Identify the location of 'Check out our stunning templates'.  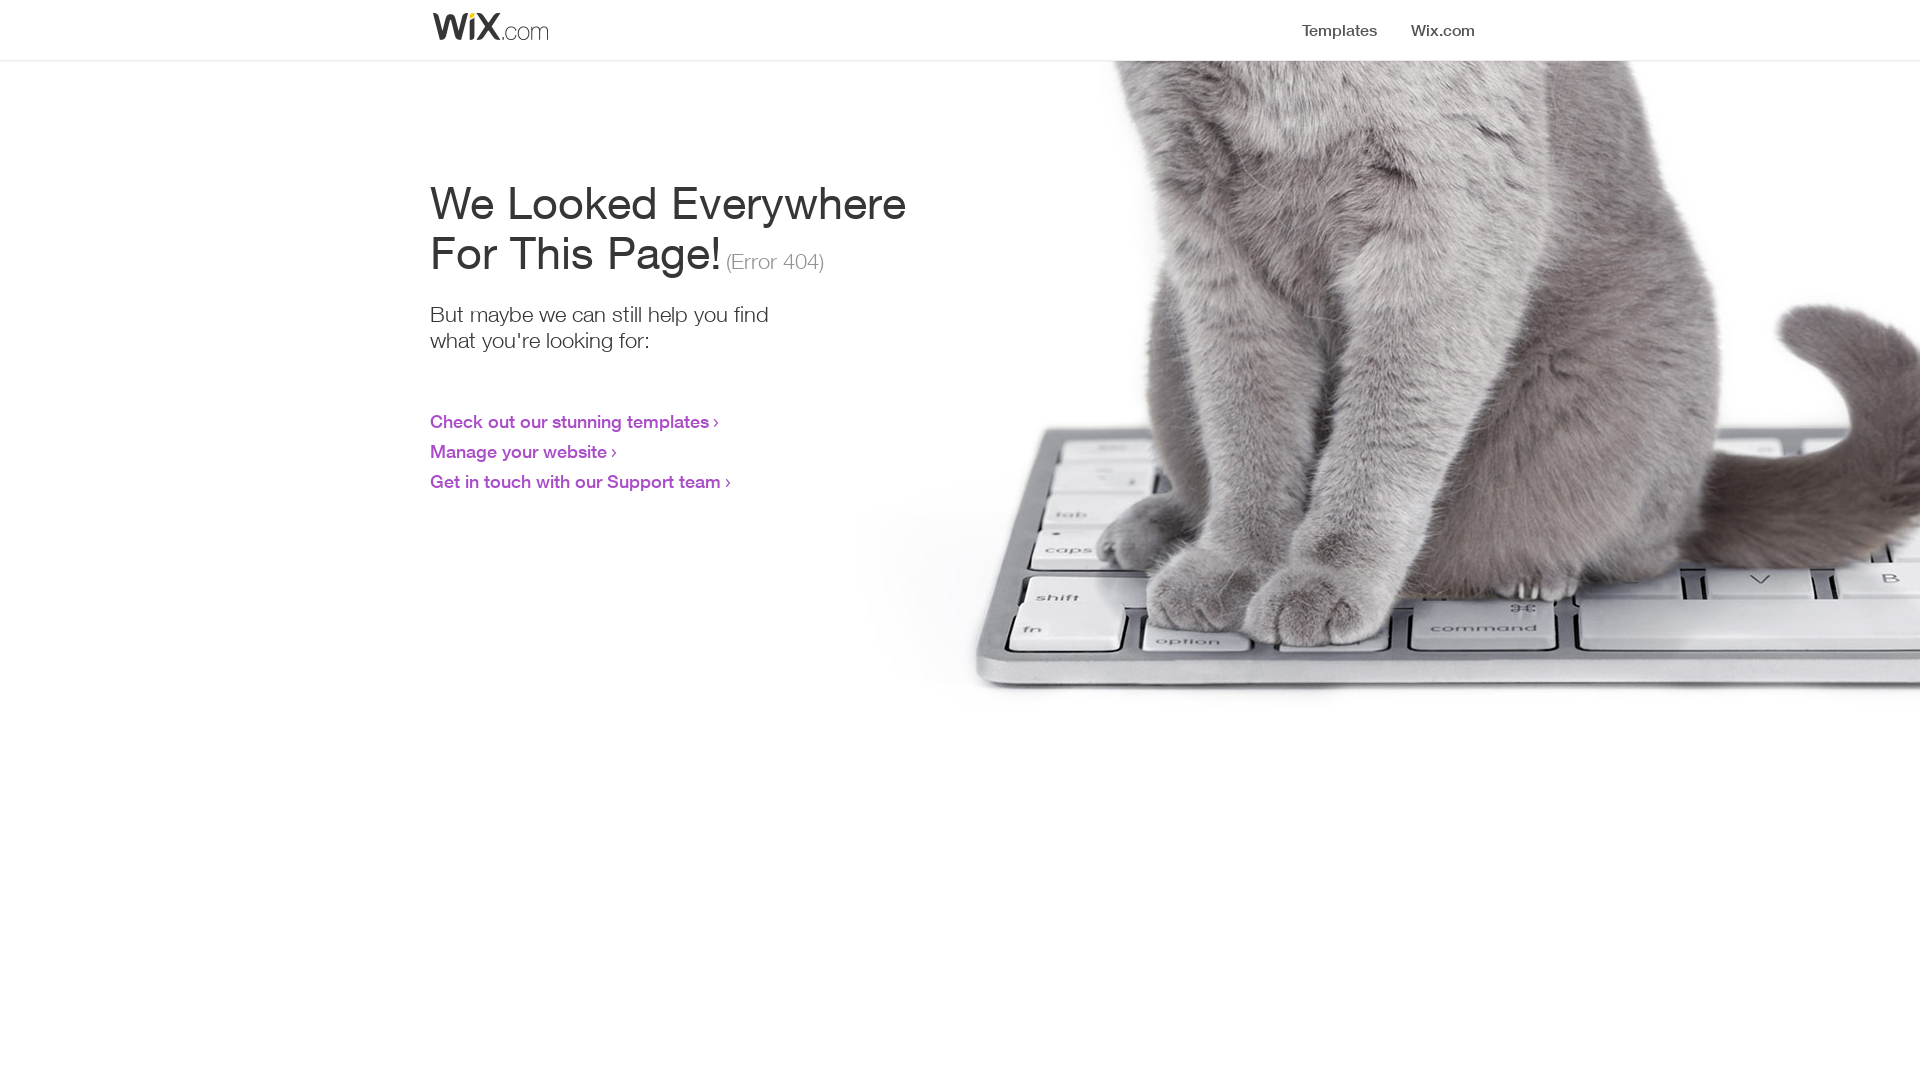
(568, 419).